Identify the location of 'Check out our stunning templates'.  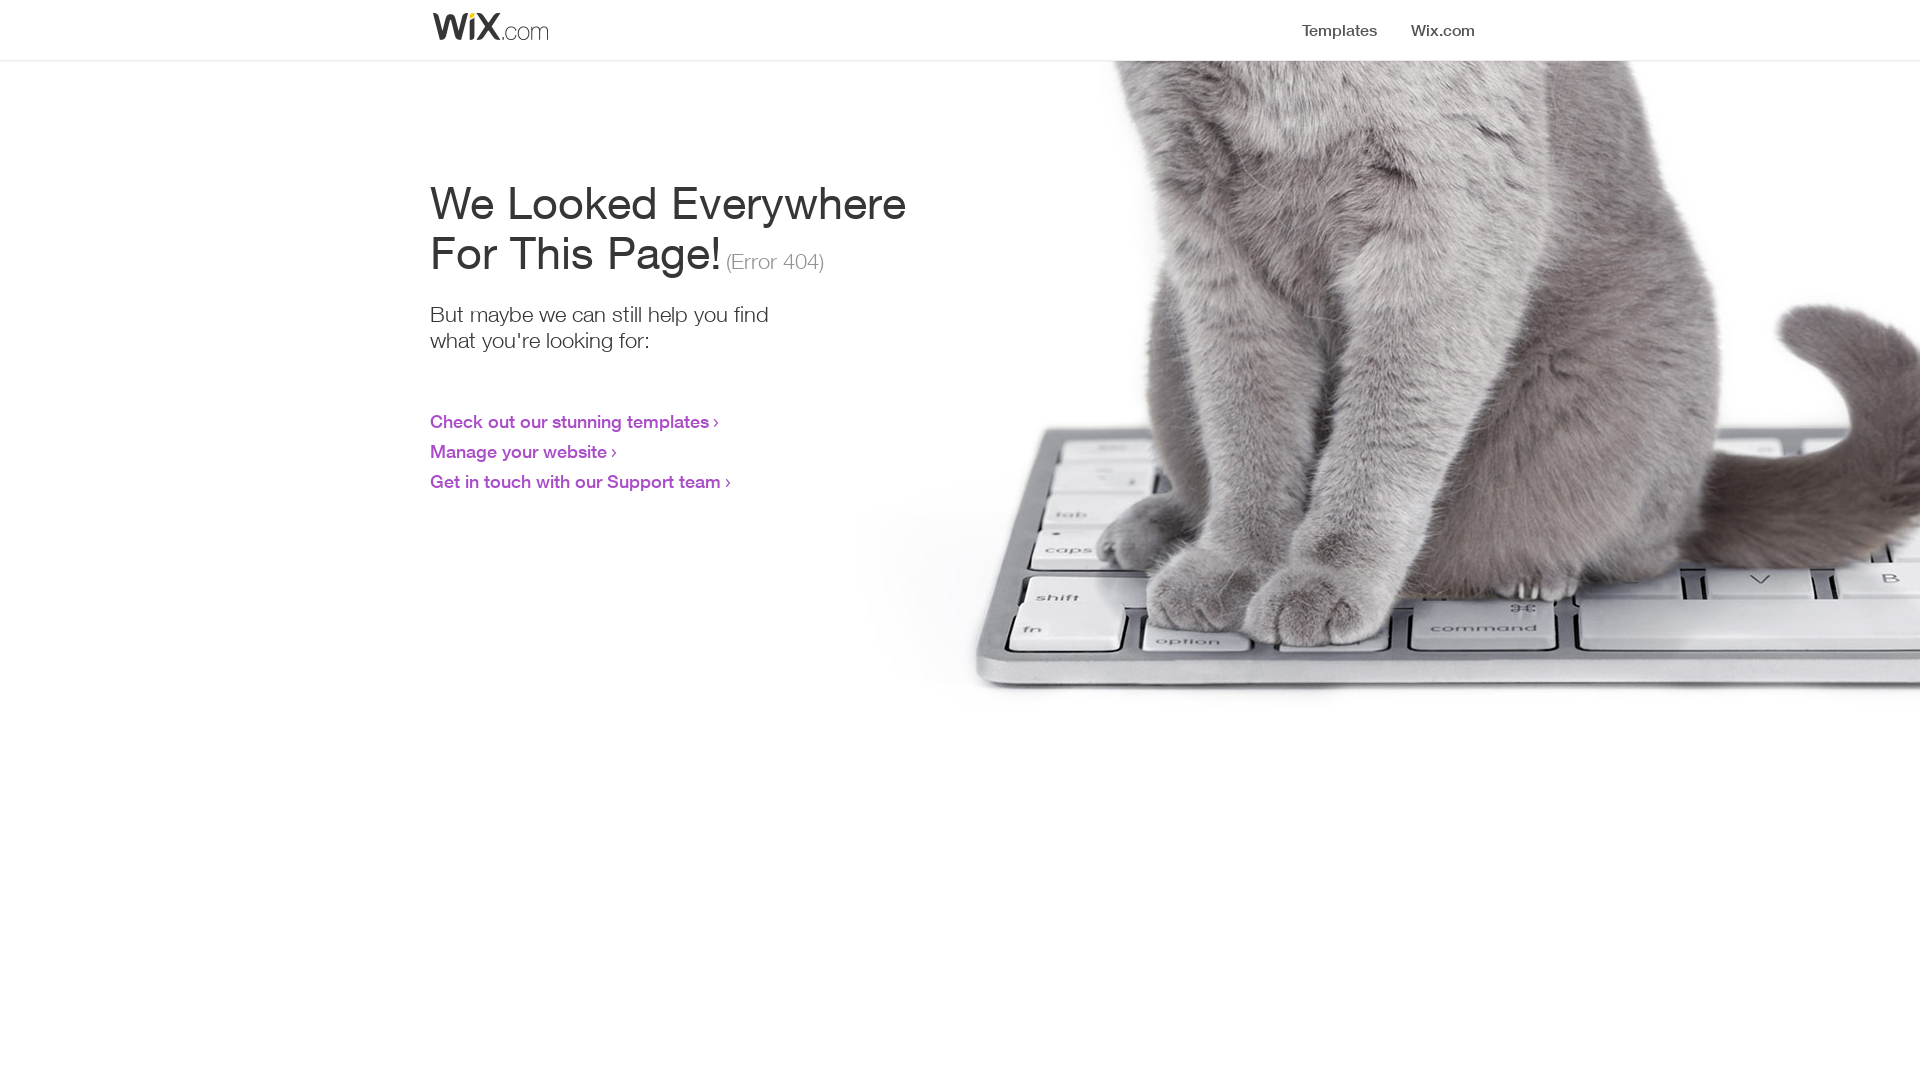
(568, 419).